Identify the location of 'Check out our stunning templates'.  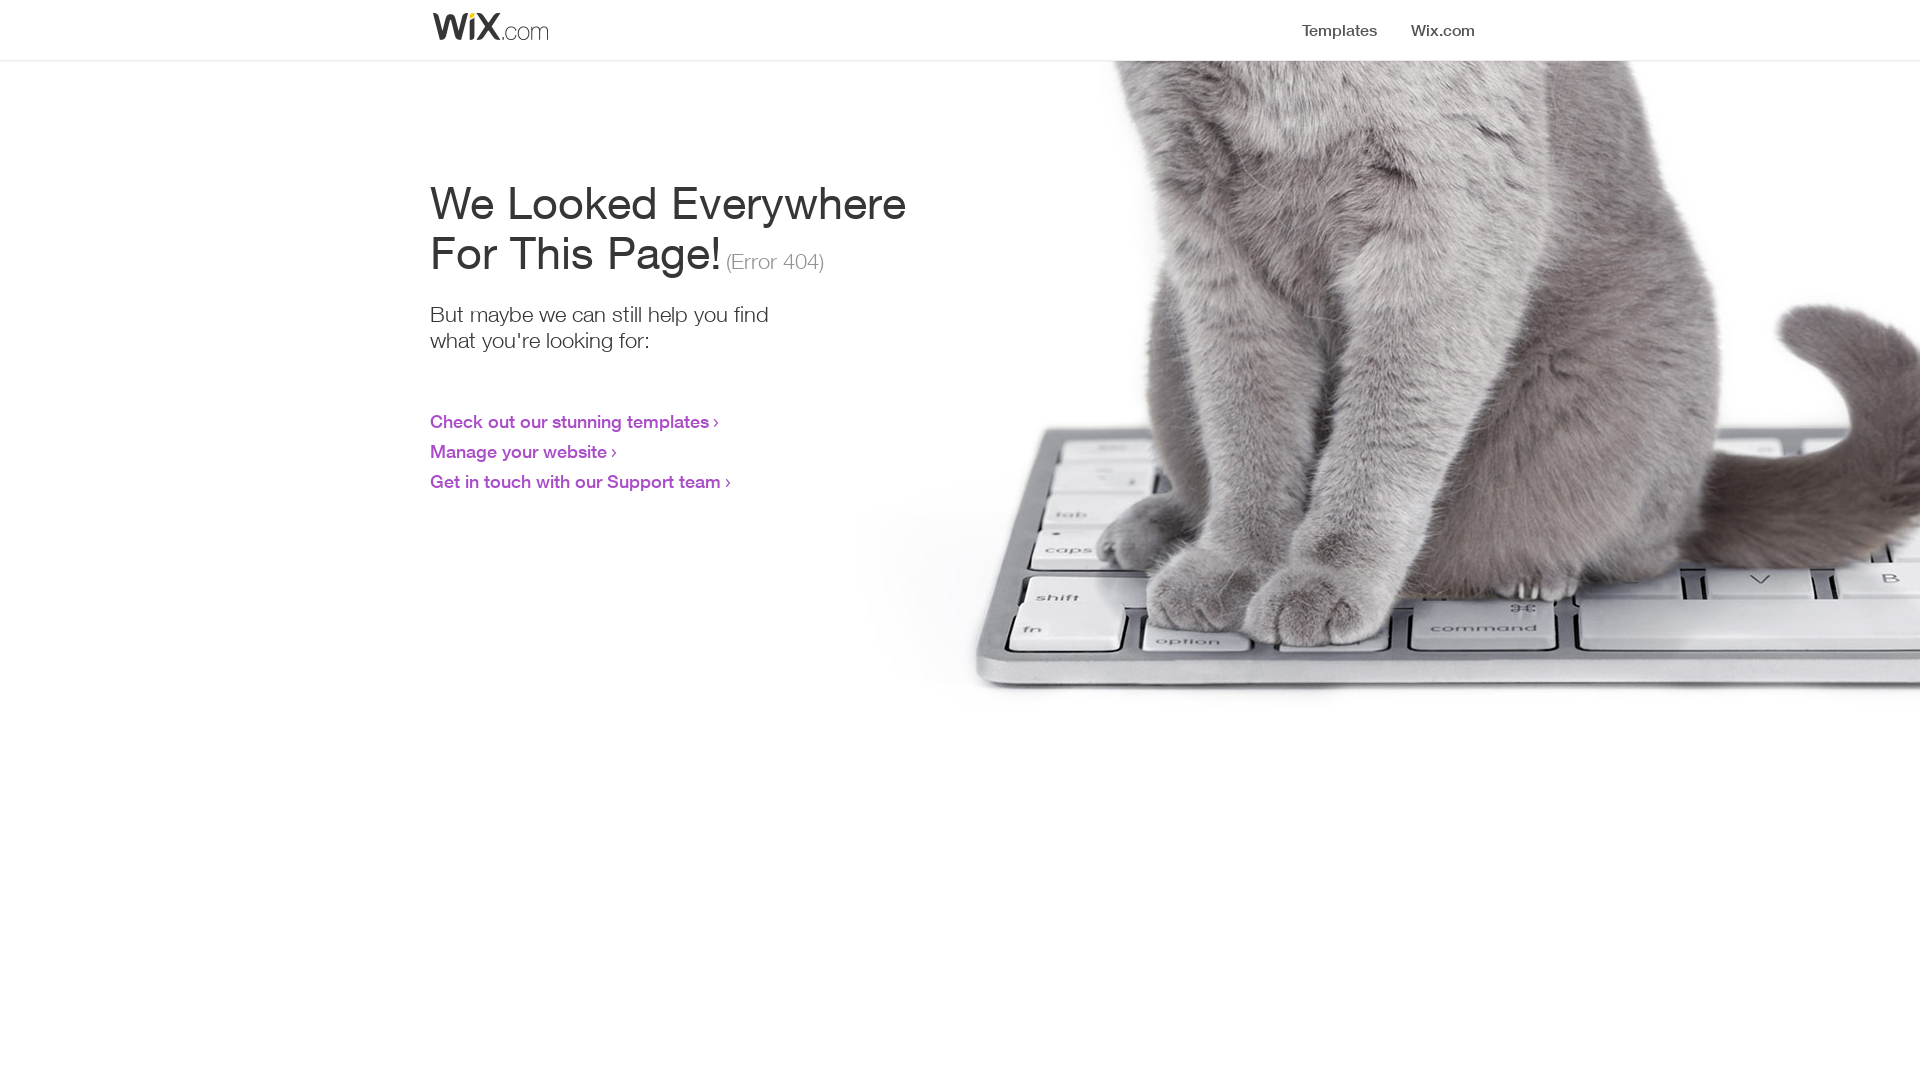
(568, 419).